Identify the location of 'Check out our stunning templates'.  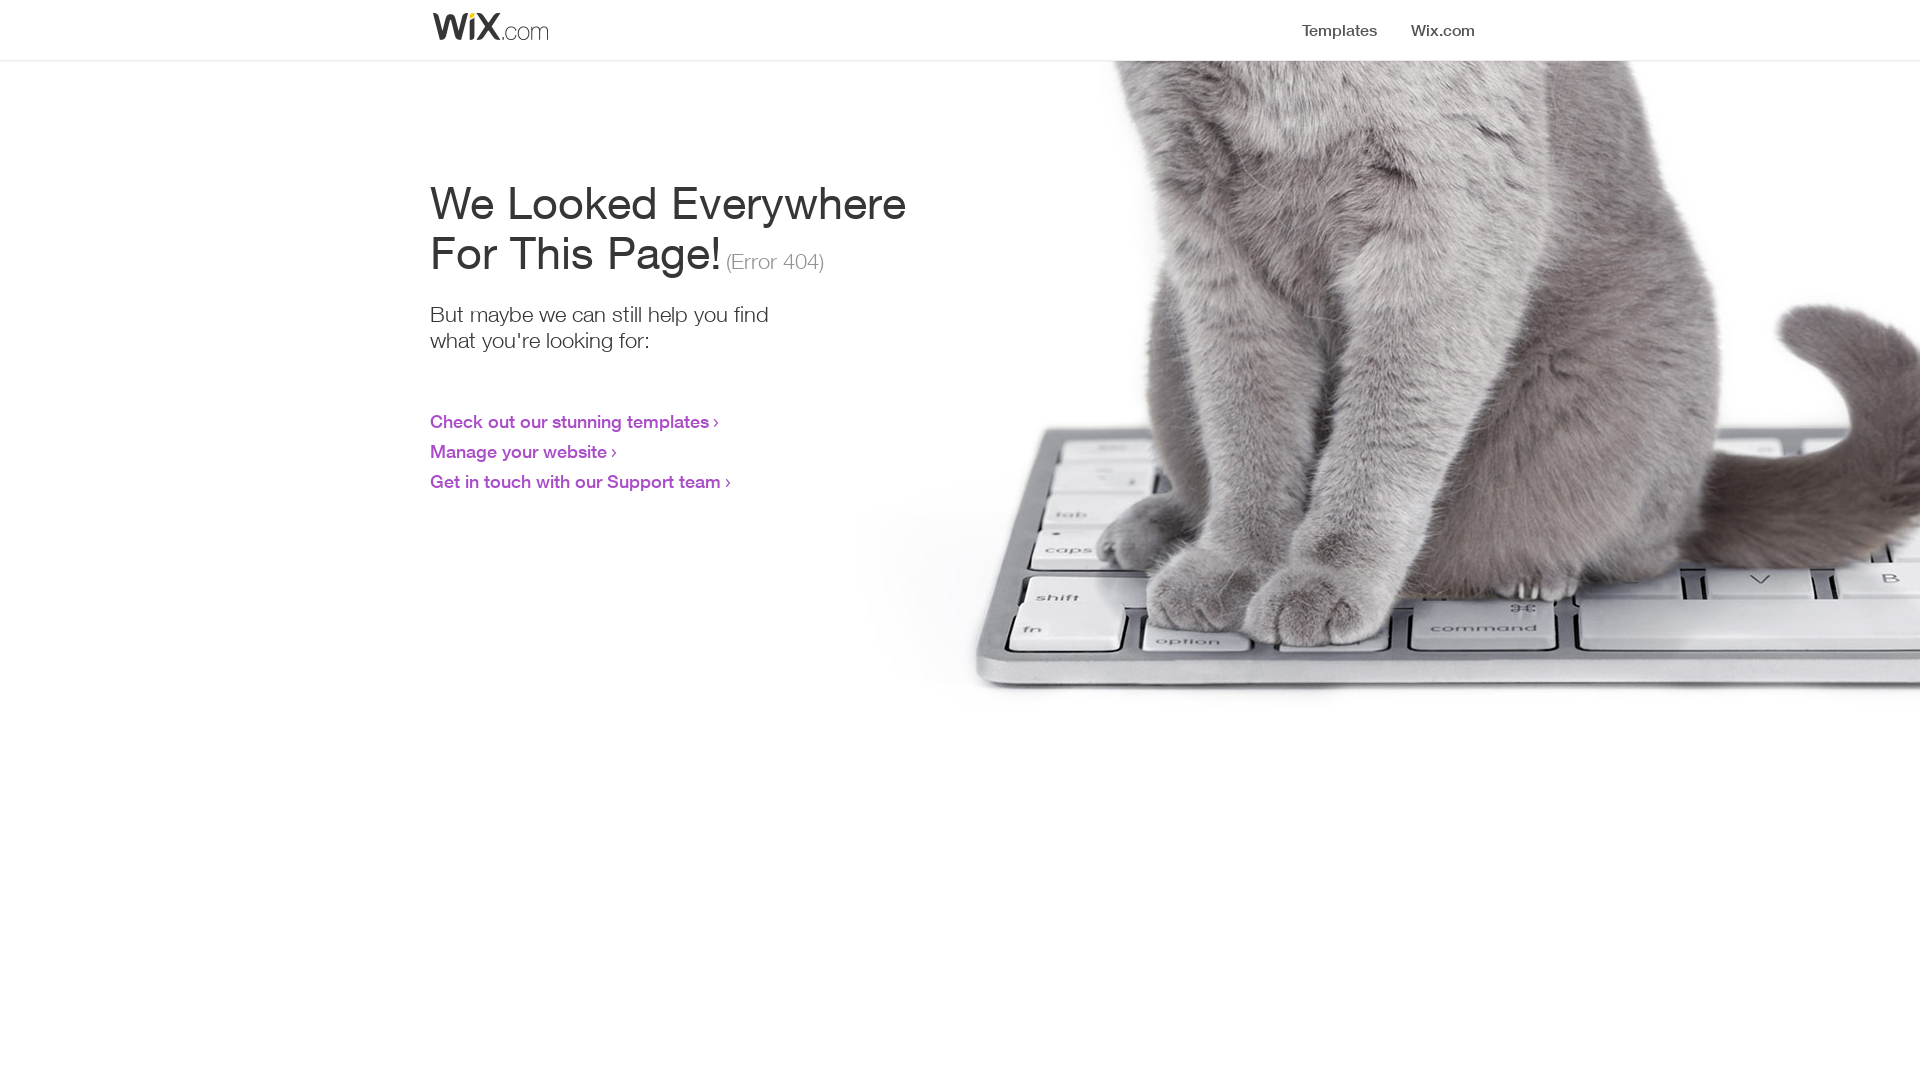
(568, 419).